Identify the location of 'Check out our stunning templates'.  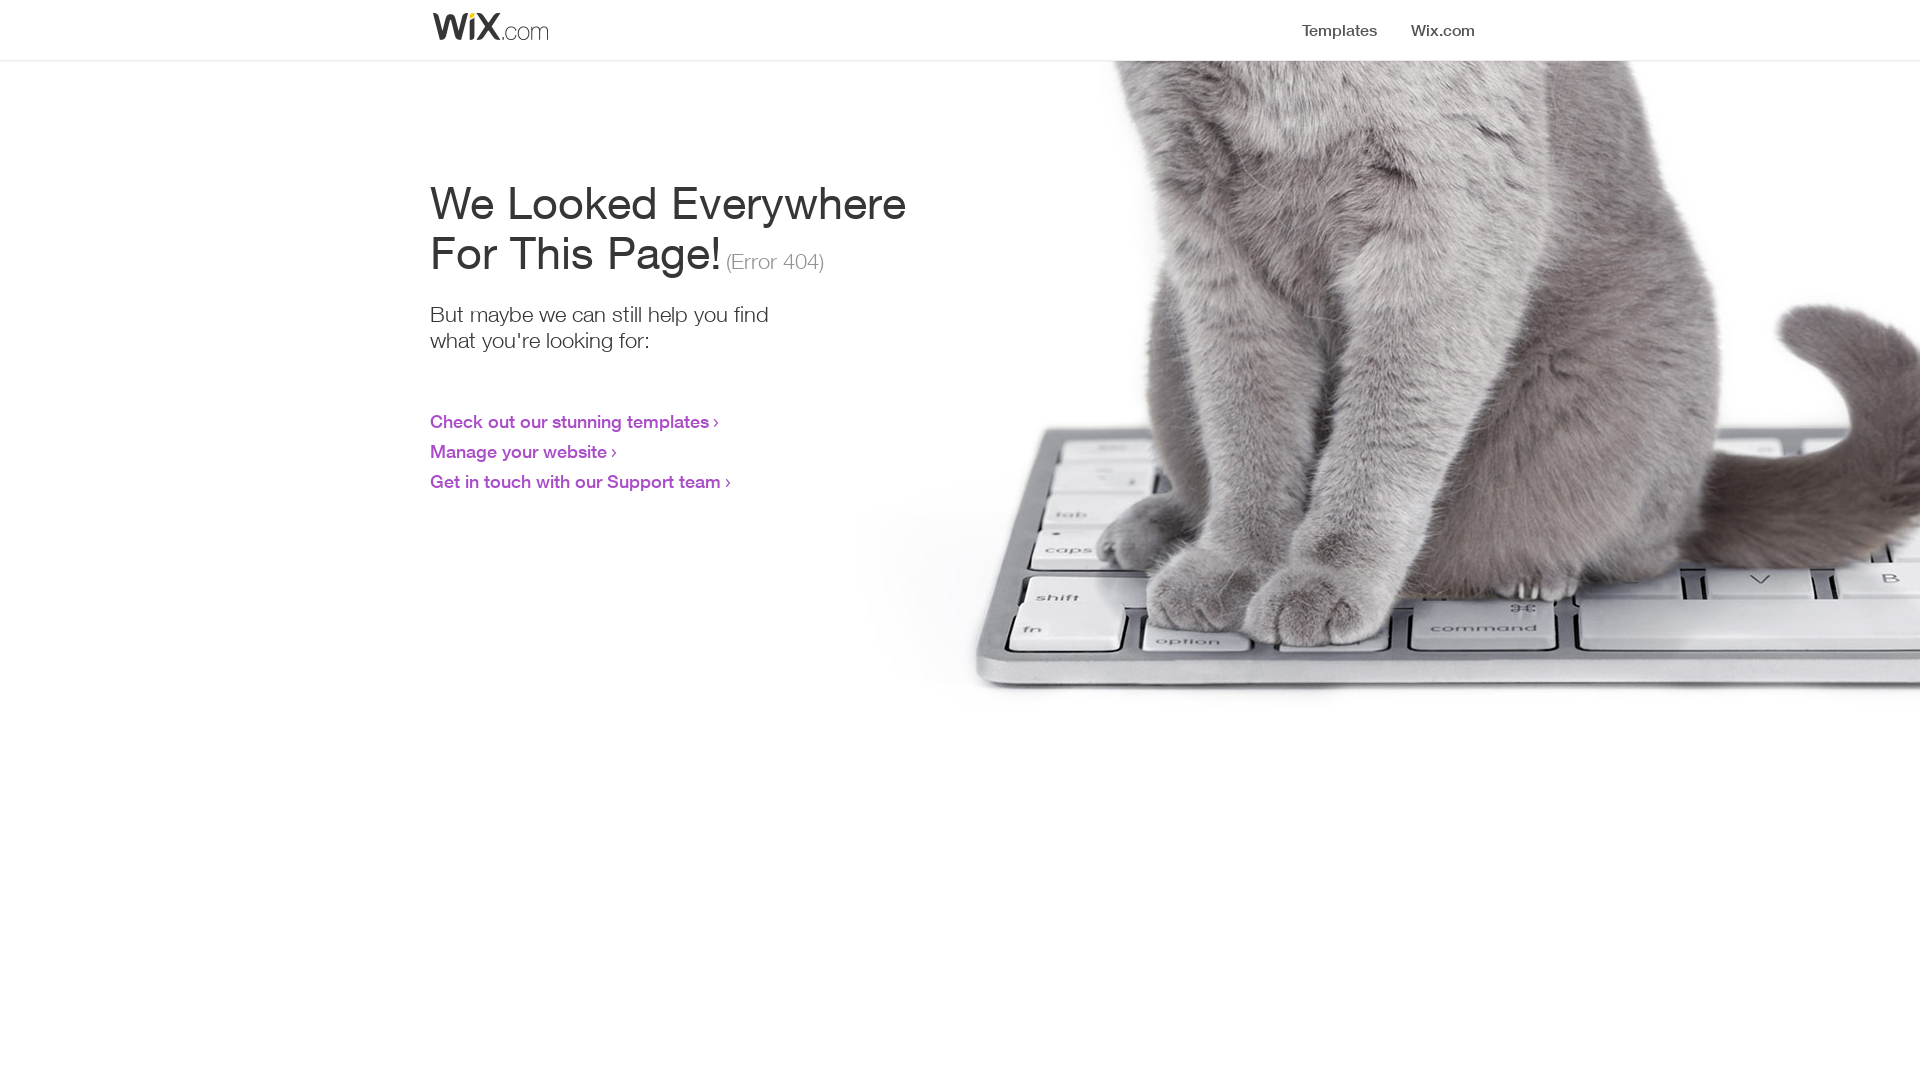
(568, 419).